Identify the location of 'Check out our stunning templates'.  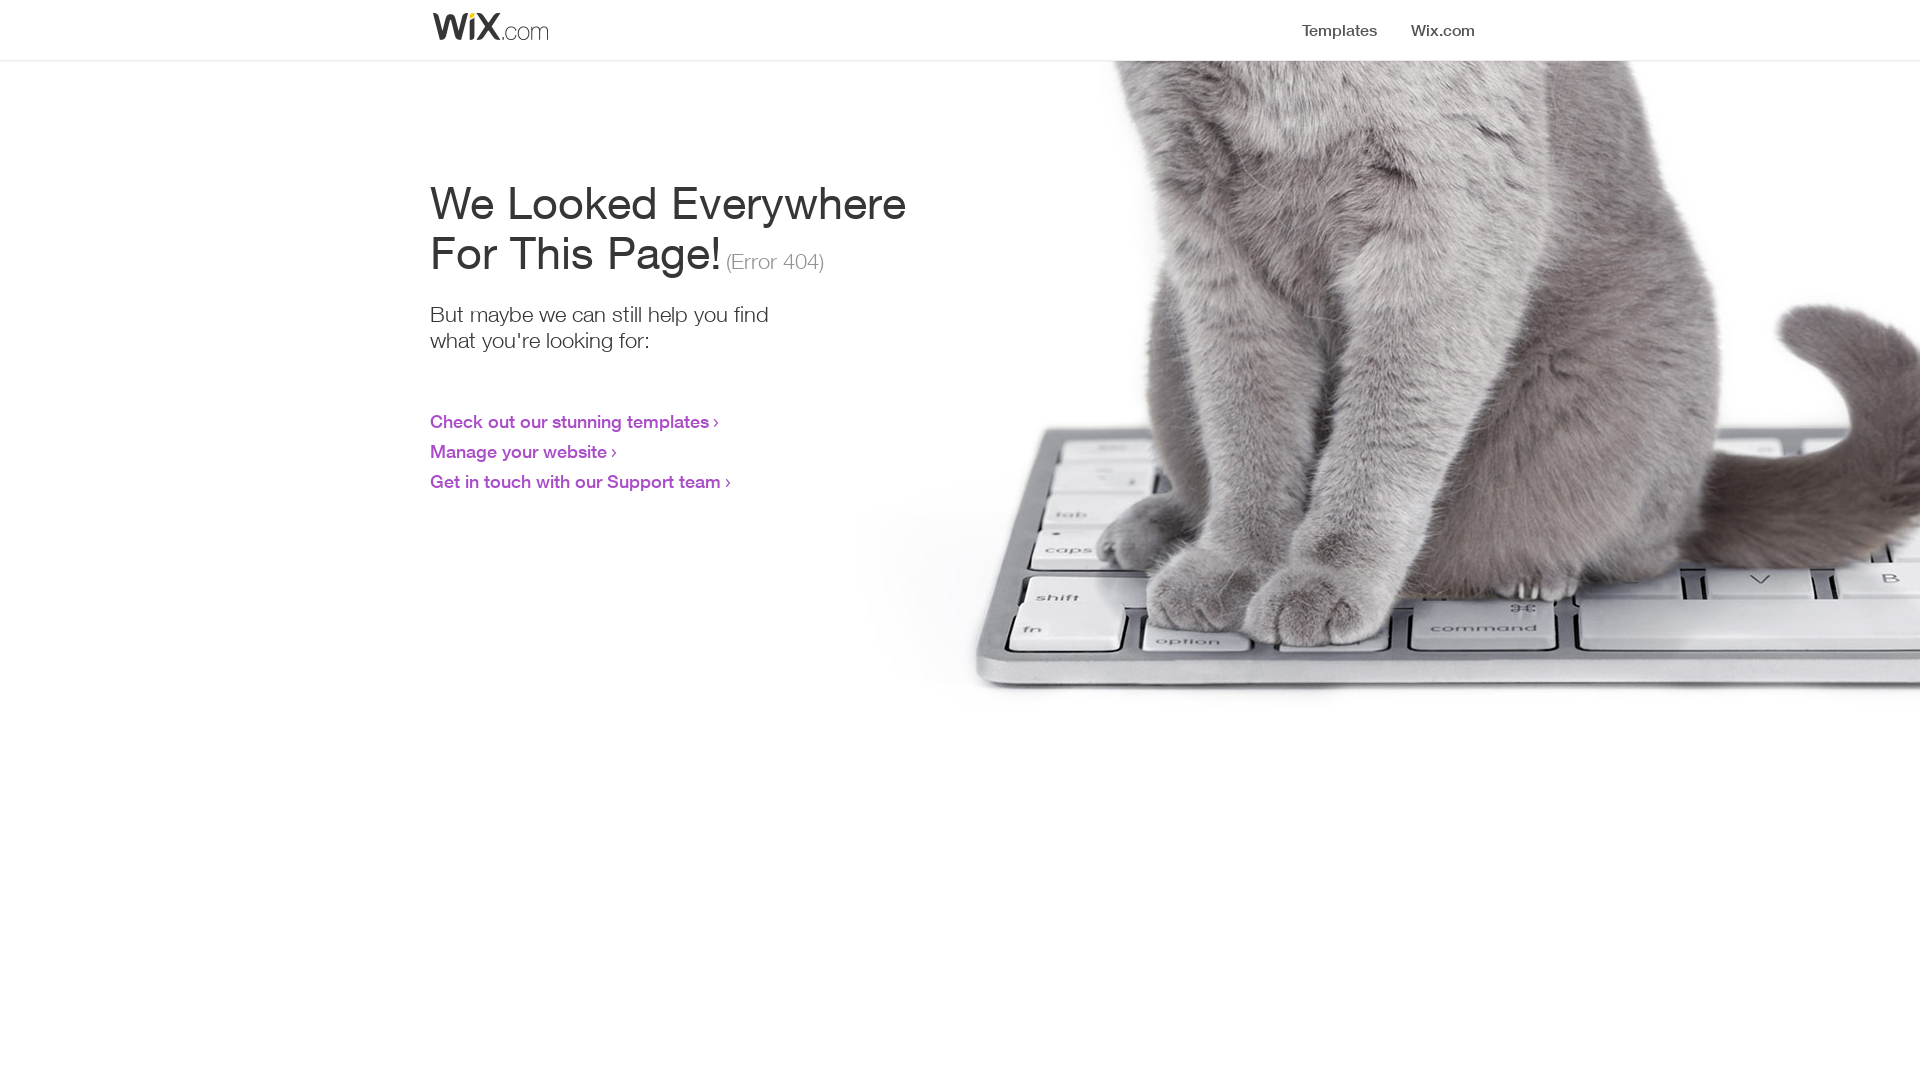
(568, 419).